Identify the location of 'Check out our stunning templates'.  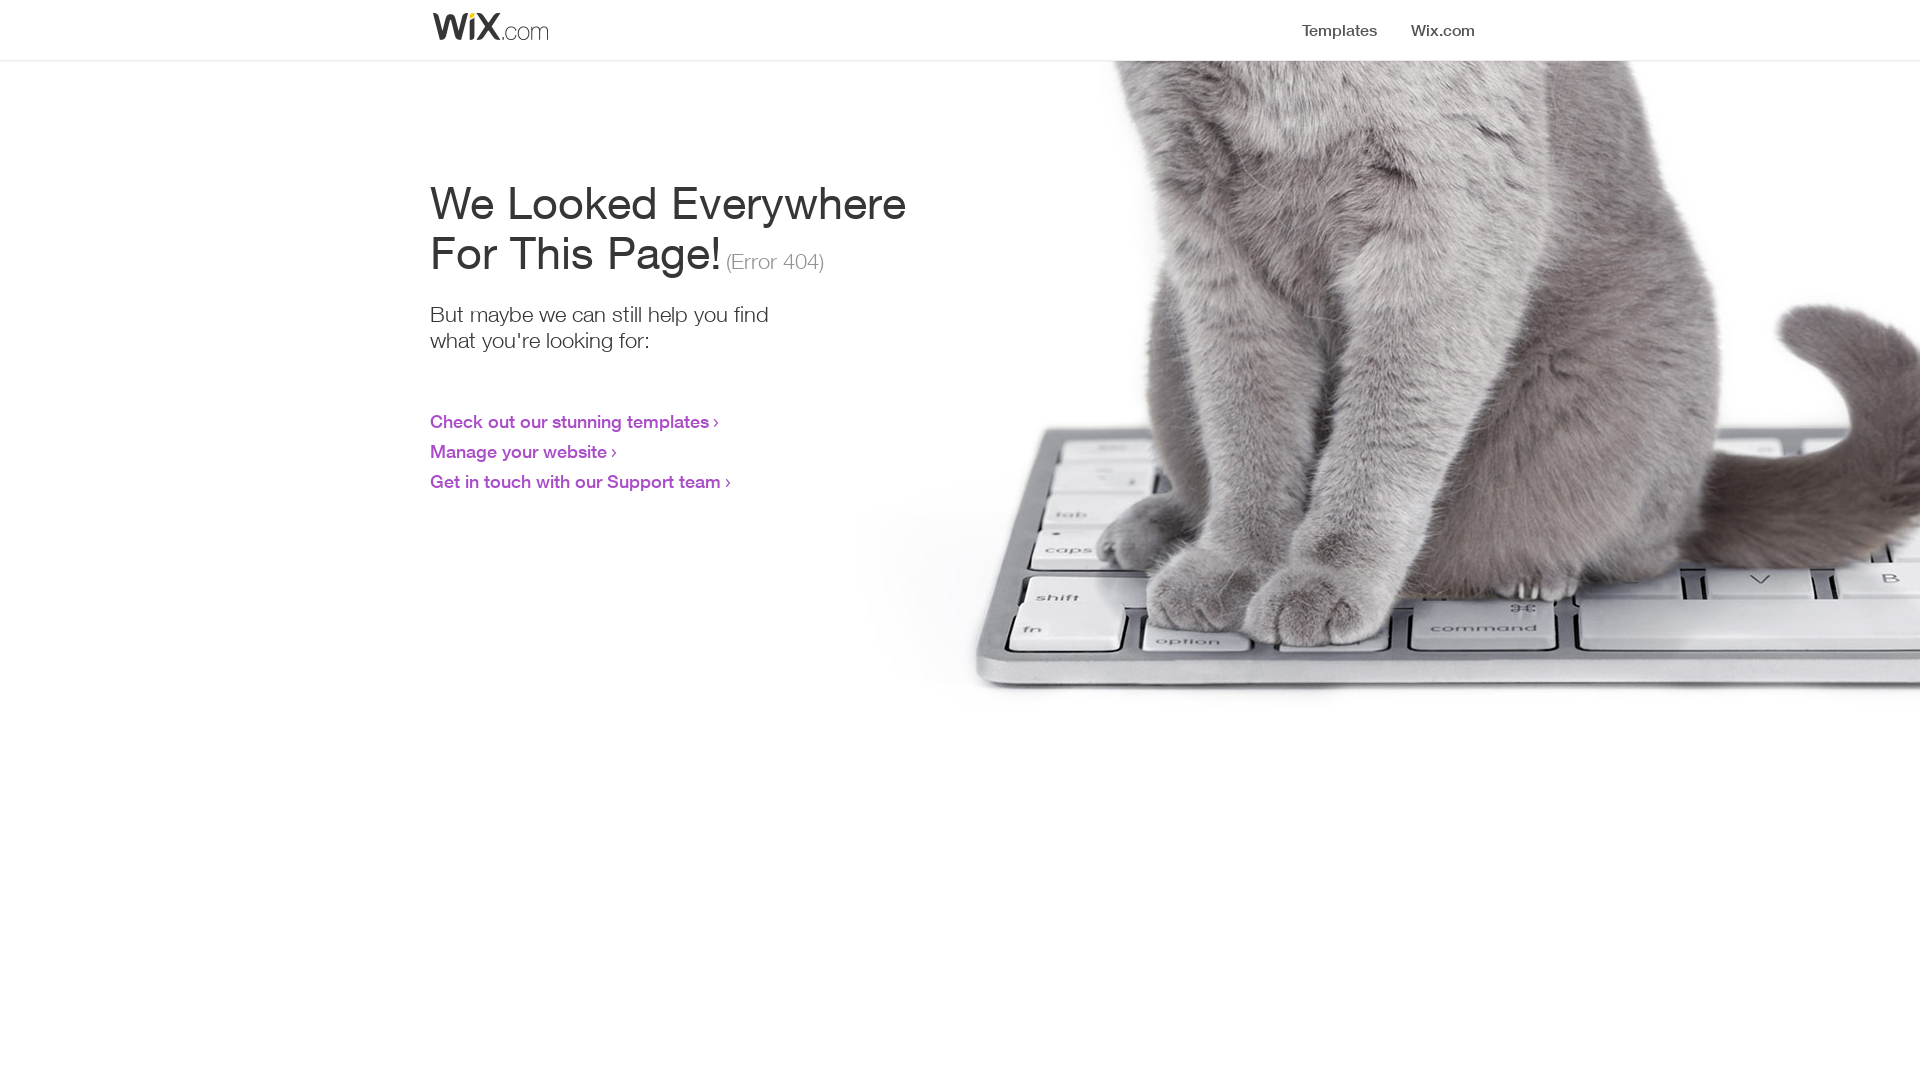
(568, 419).